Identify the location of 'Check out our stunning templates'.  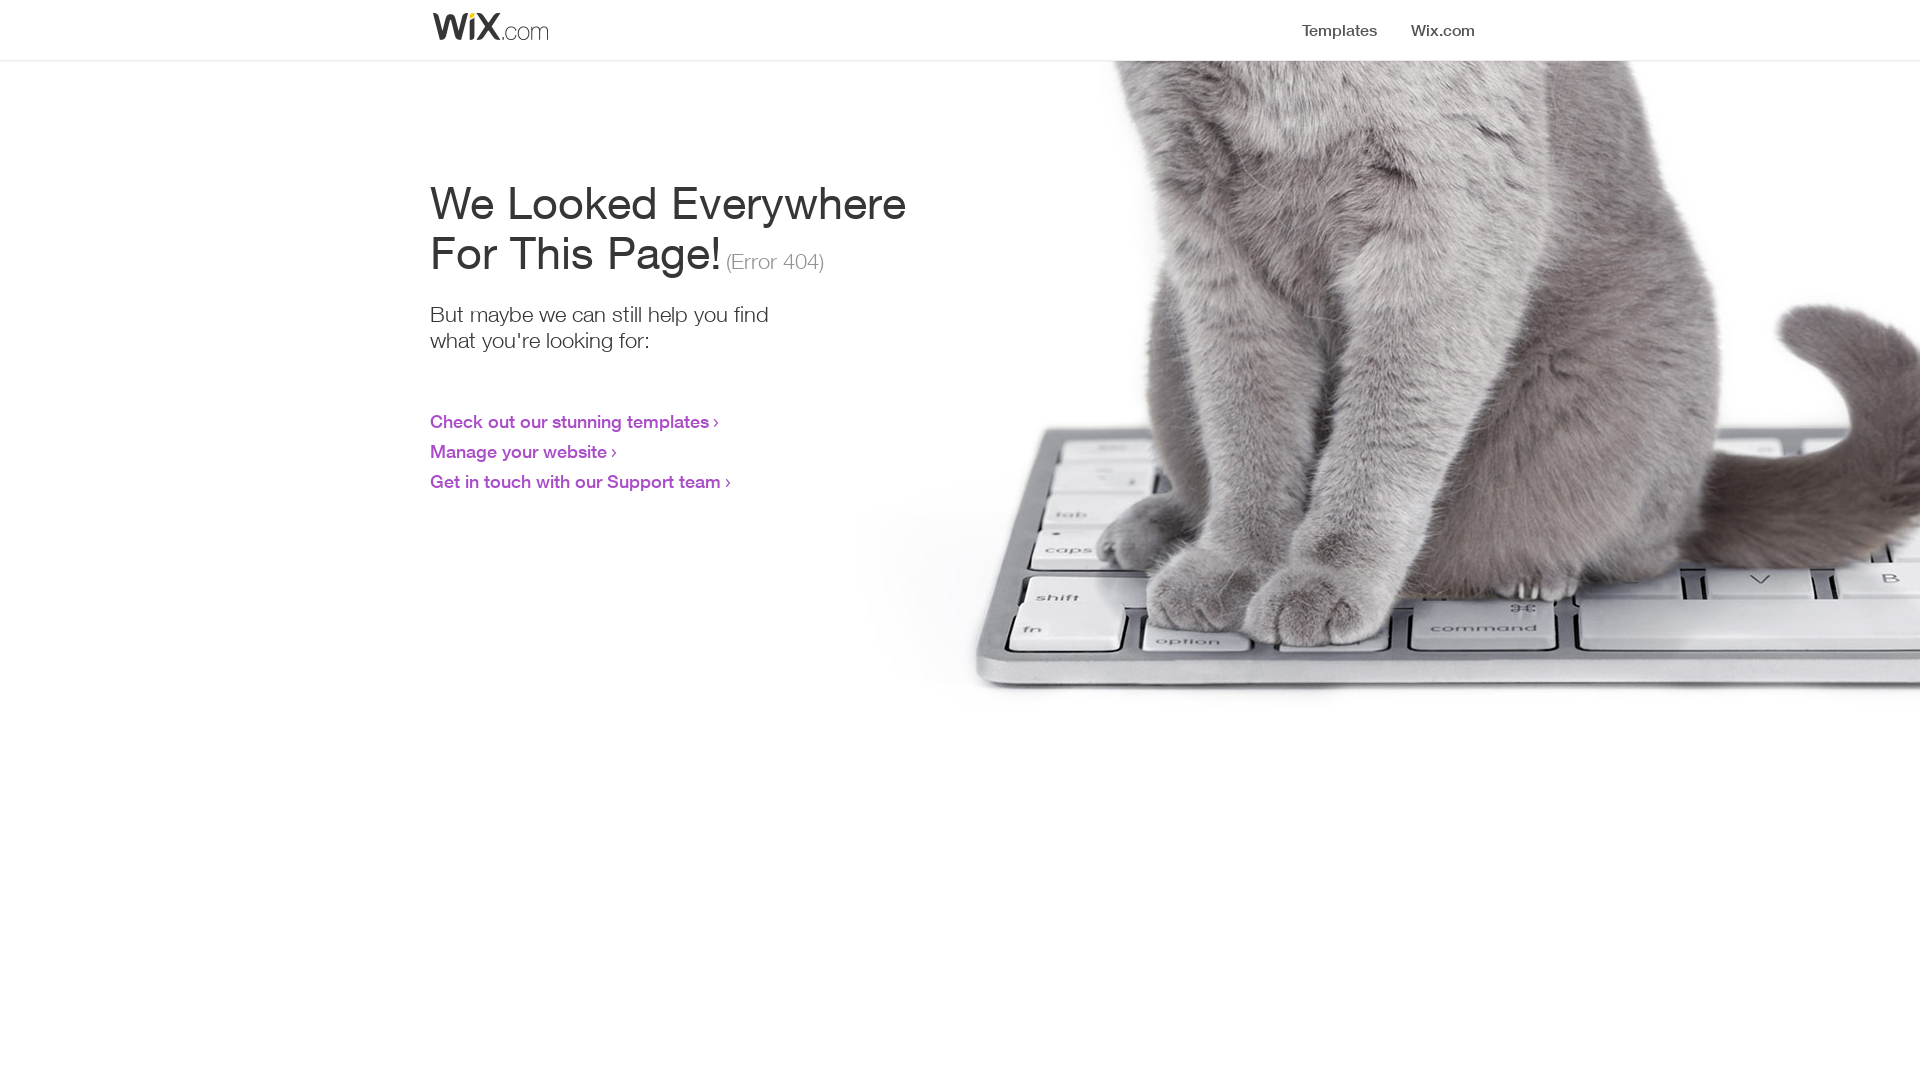
(568, 419).